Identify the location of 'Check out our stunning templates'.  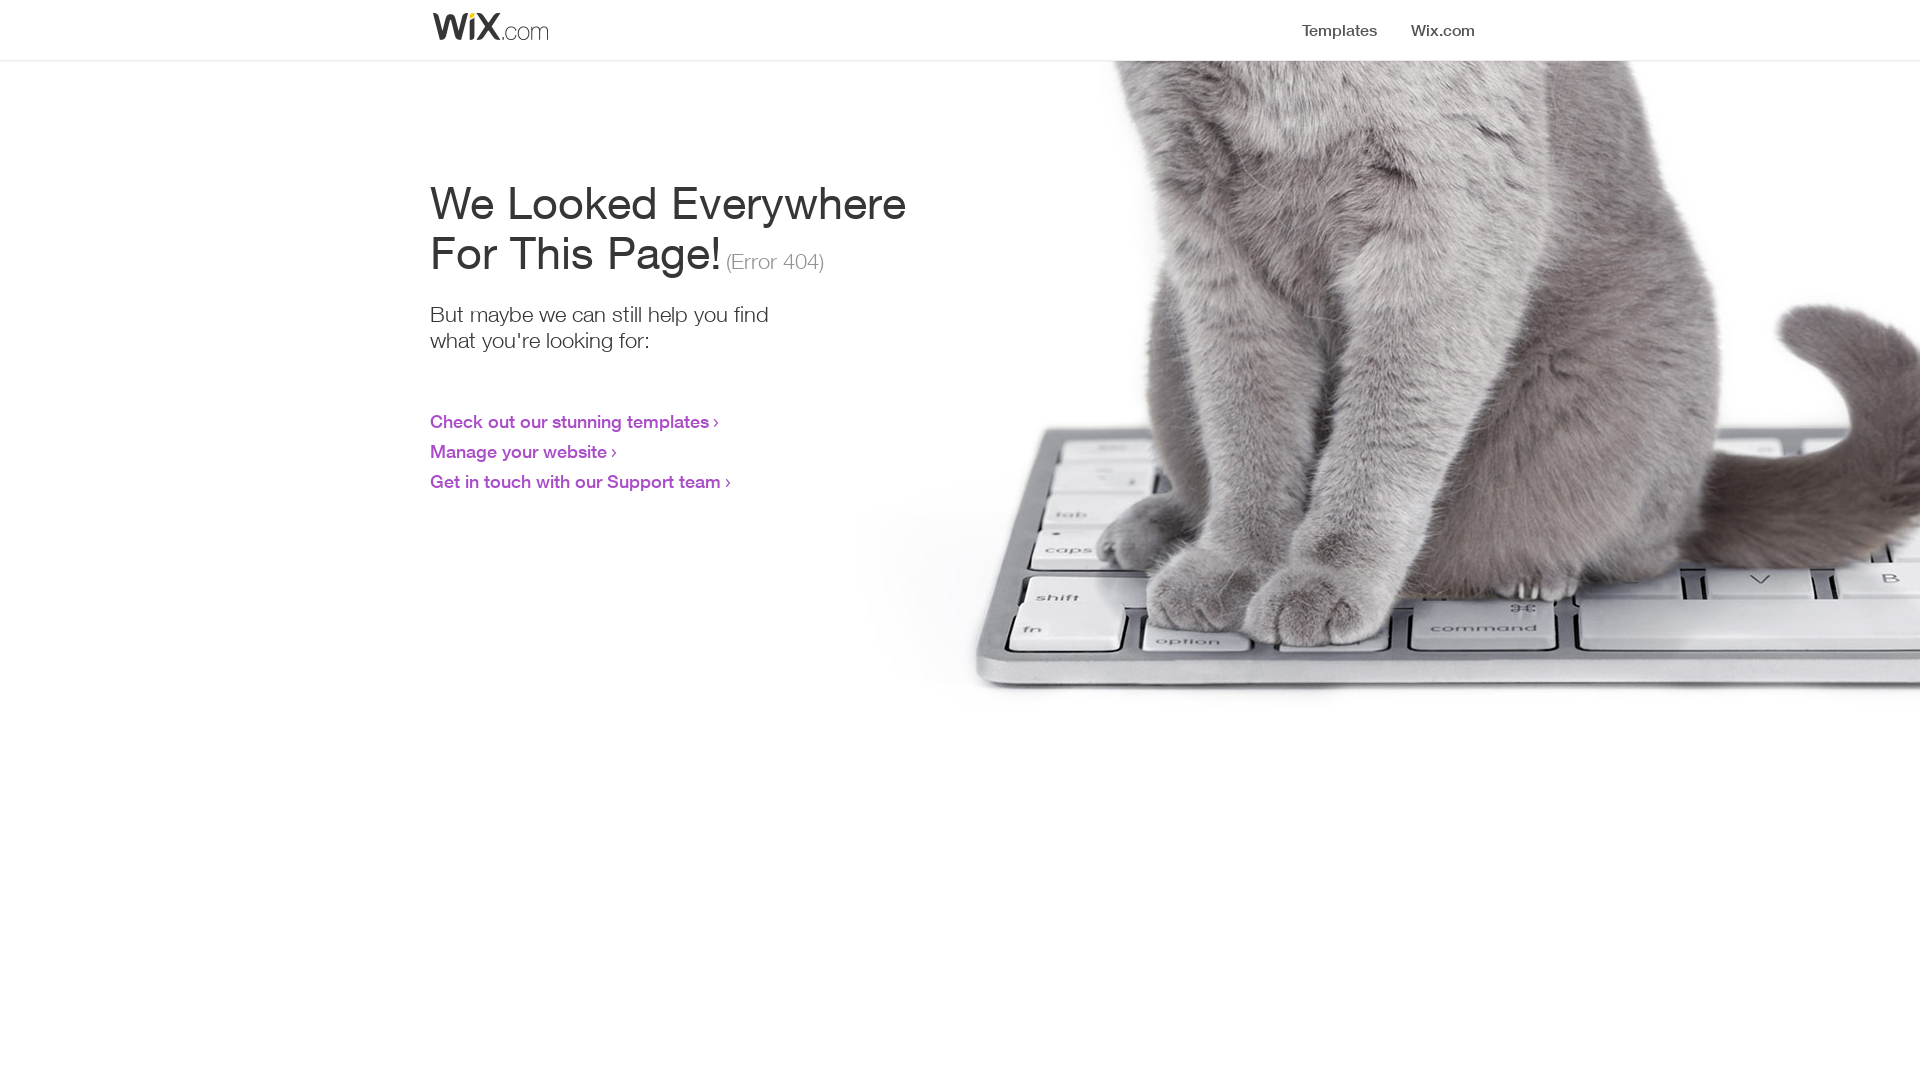
(568, 419).